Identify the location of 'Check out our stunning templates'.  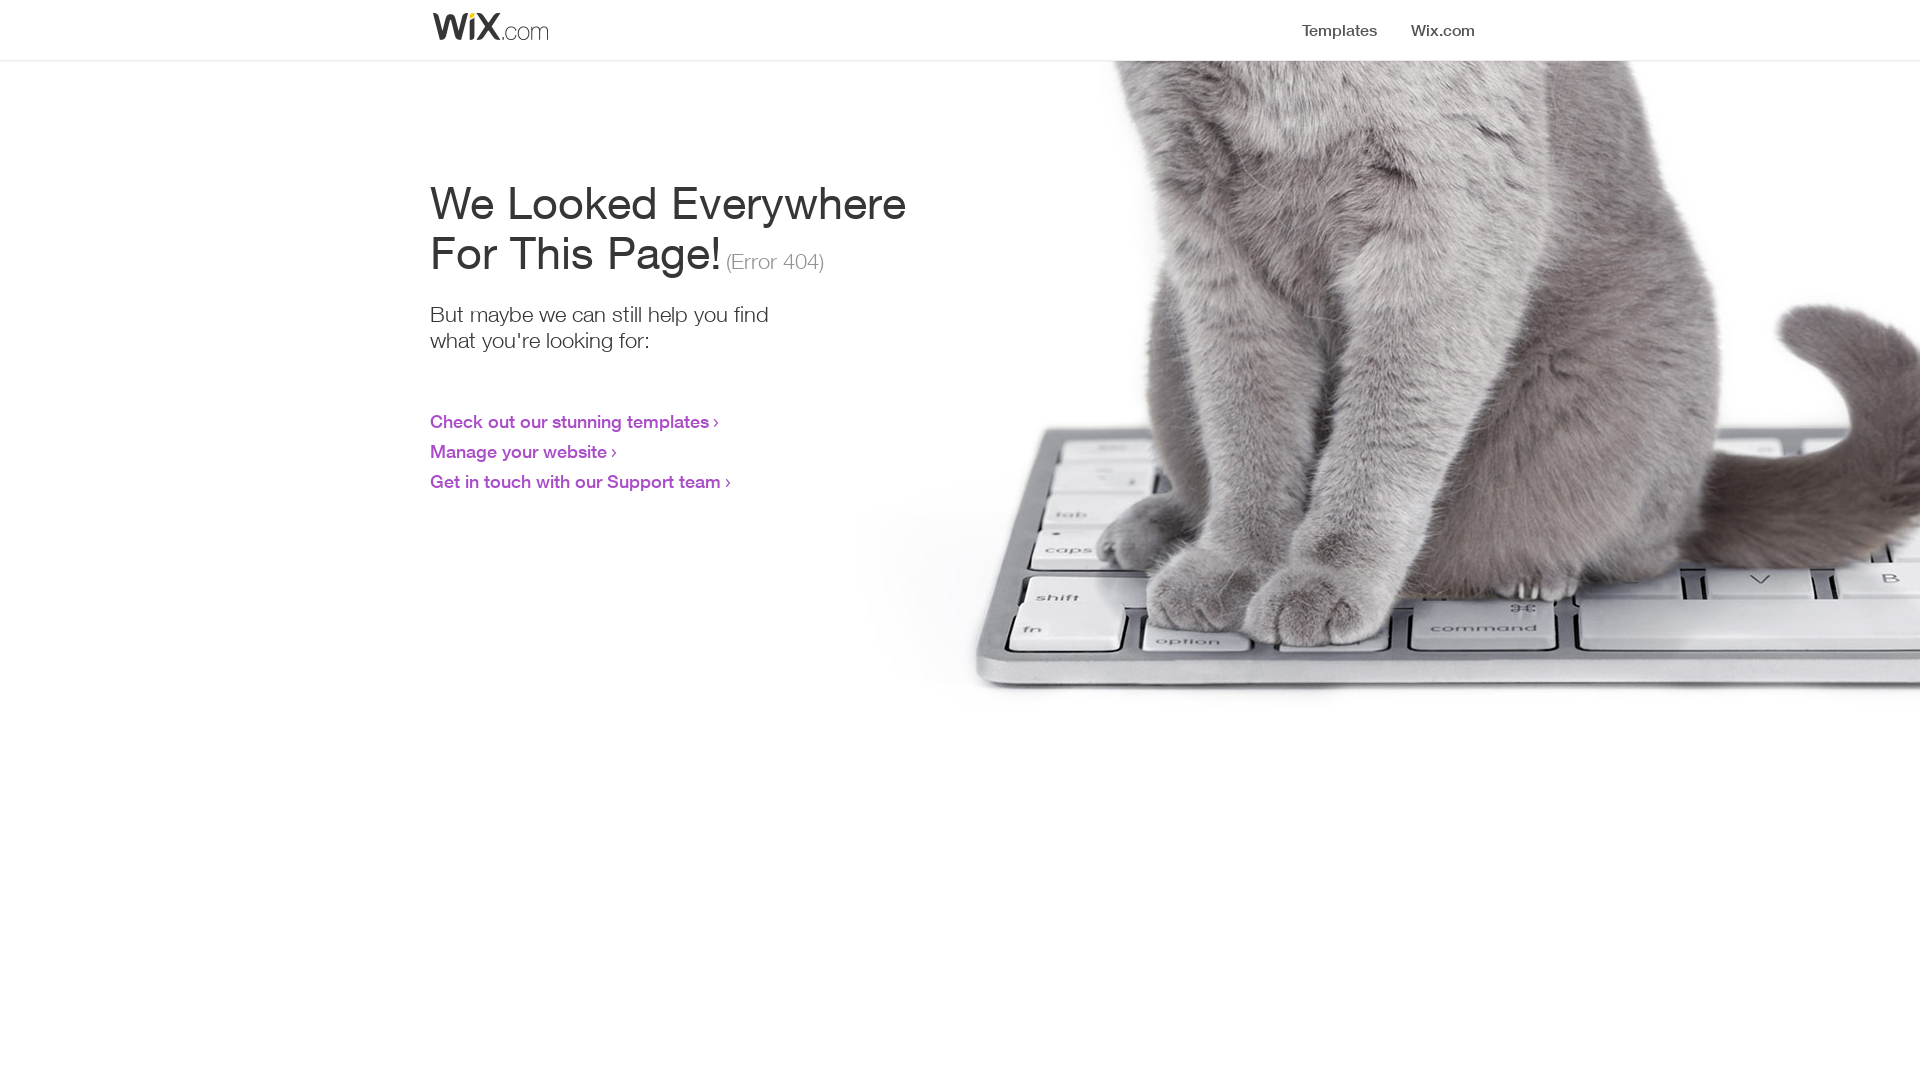
(568, 419).